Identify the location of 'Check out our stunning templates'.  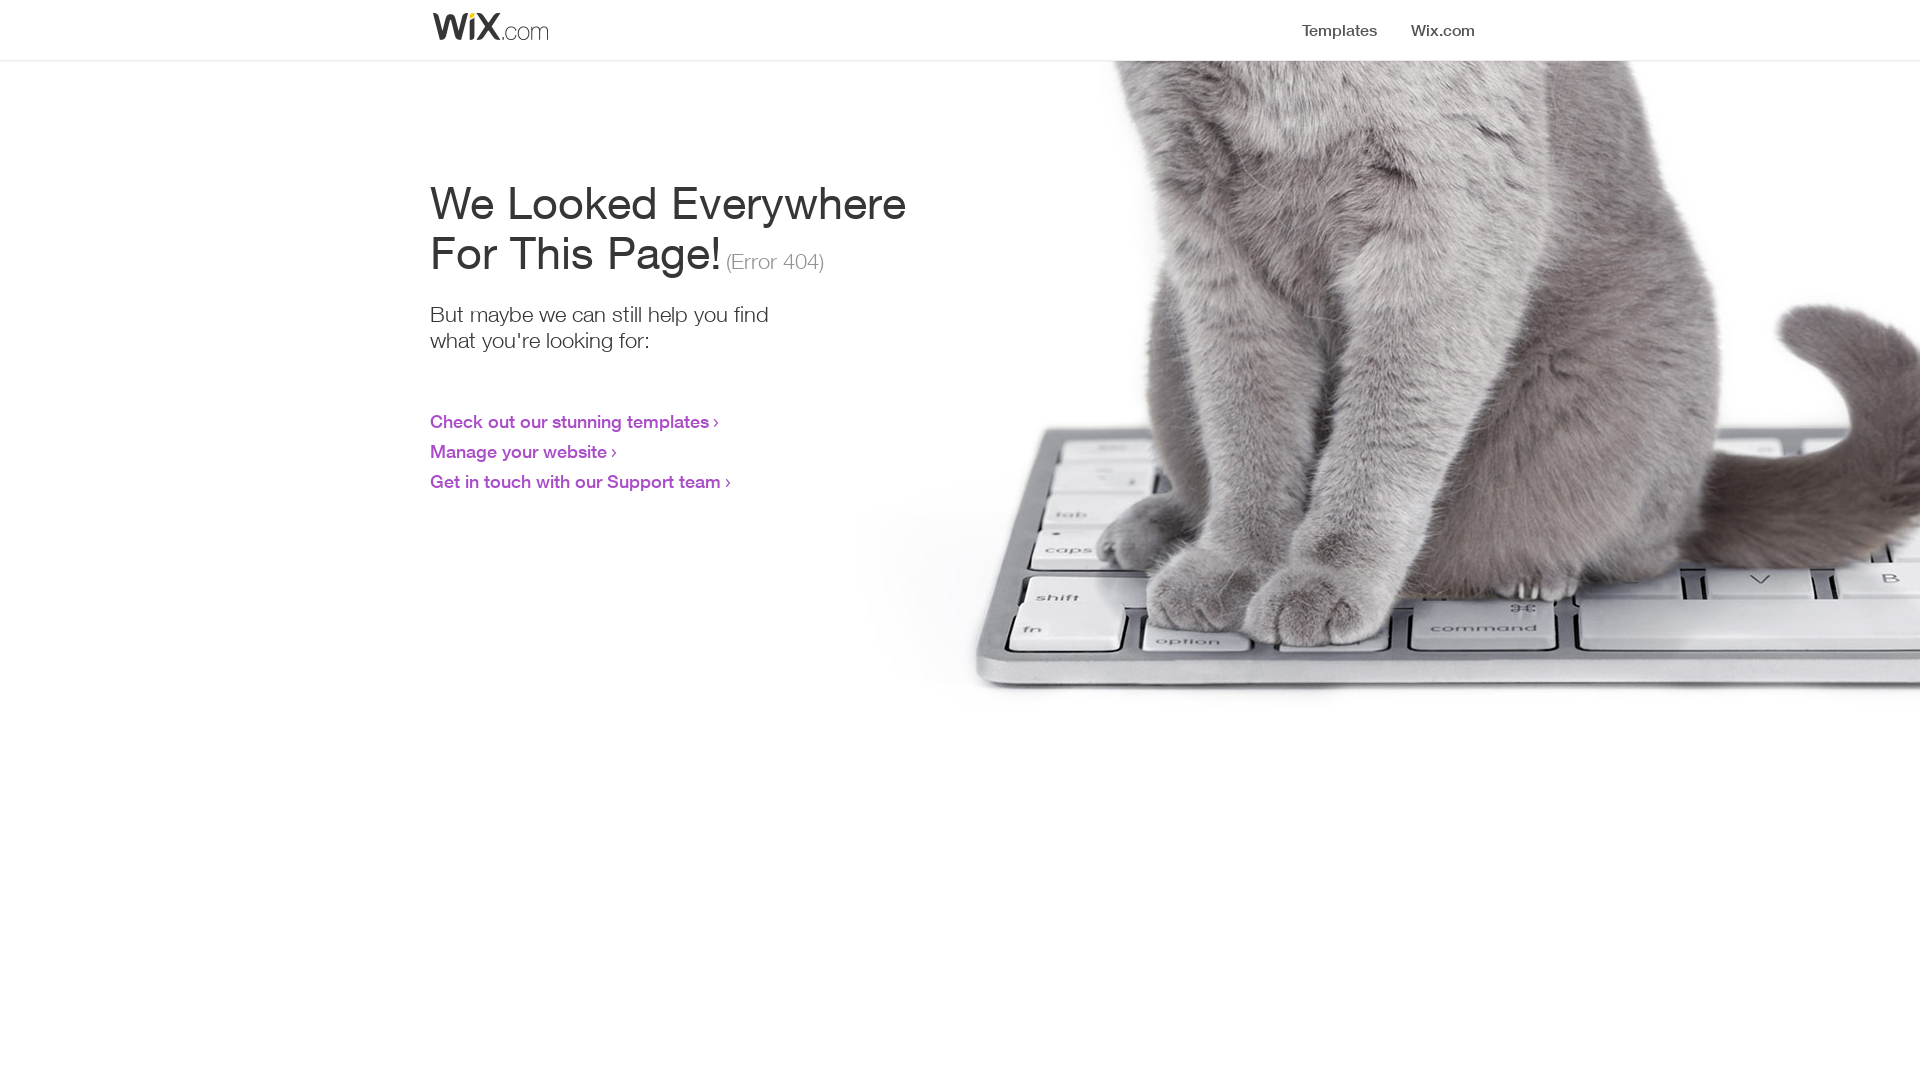
(568, 419).